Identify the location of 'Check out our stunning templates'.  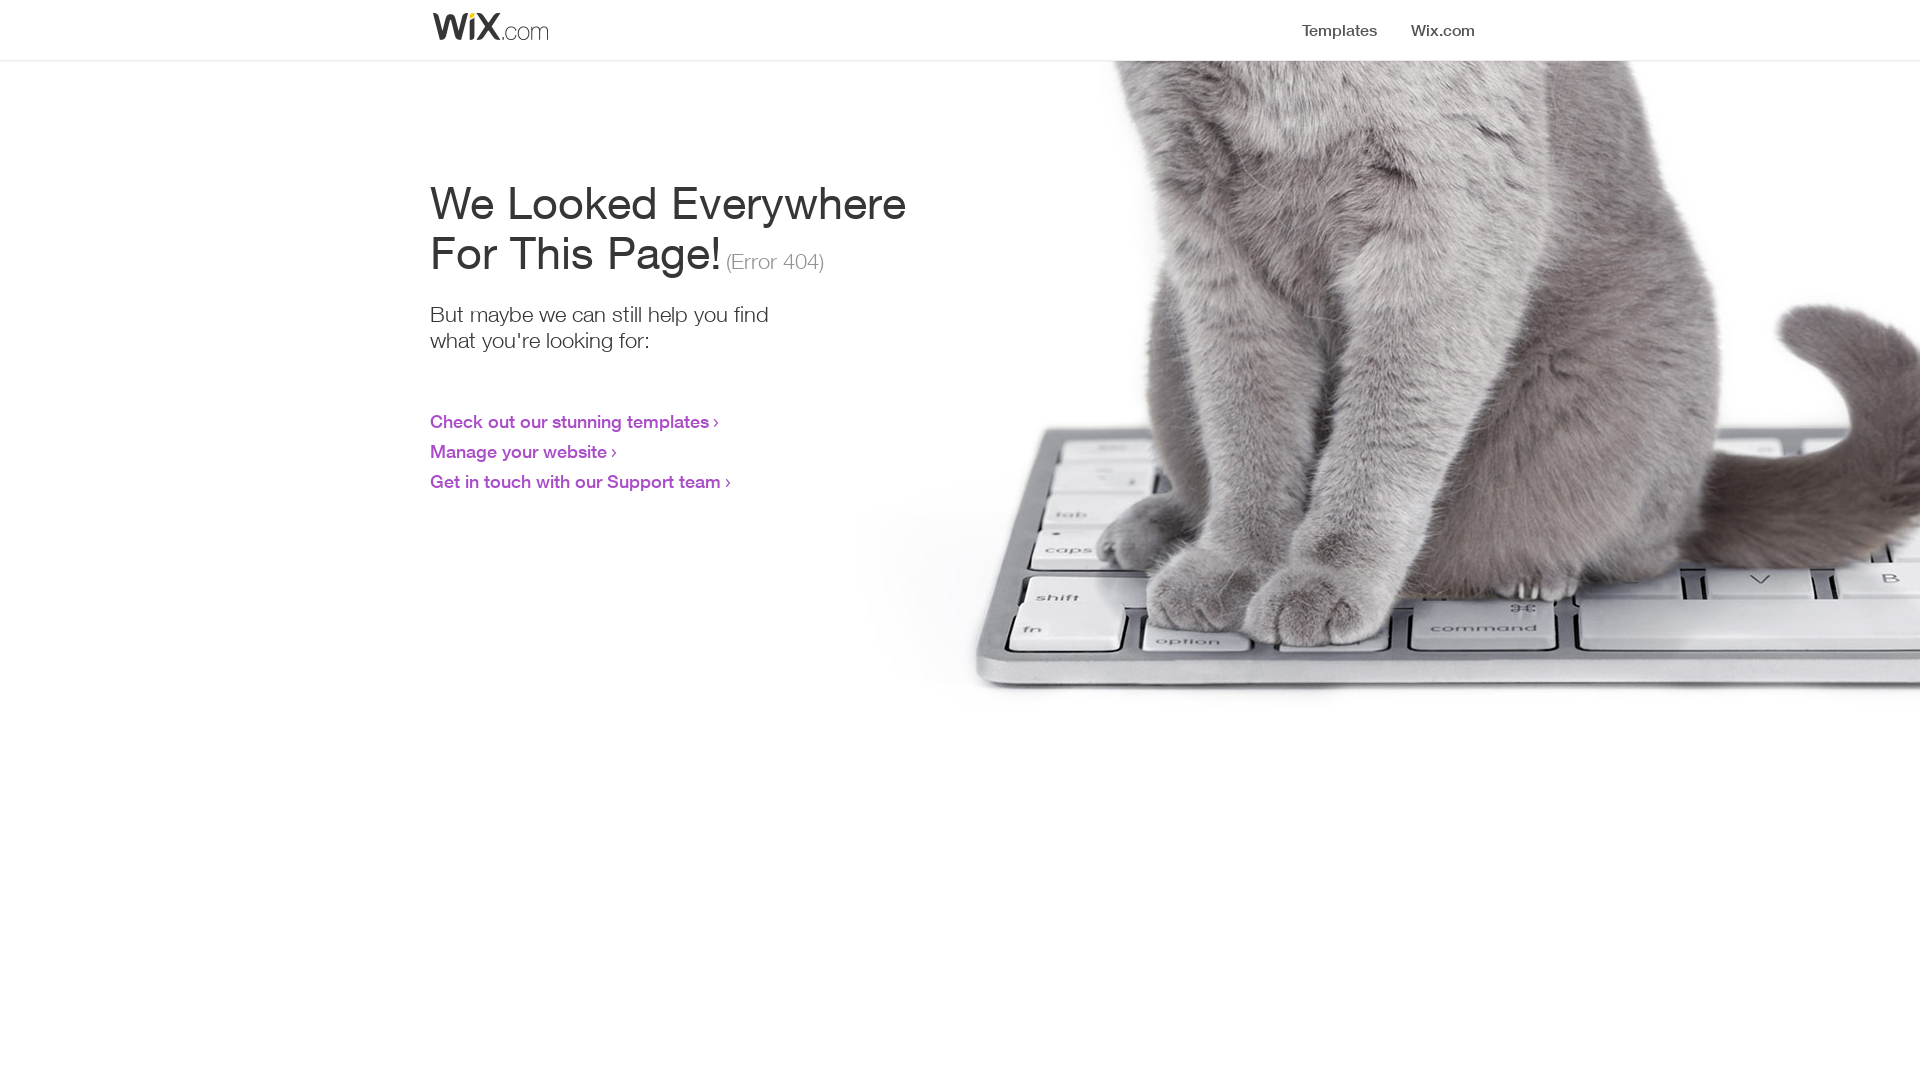
(568, 419).